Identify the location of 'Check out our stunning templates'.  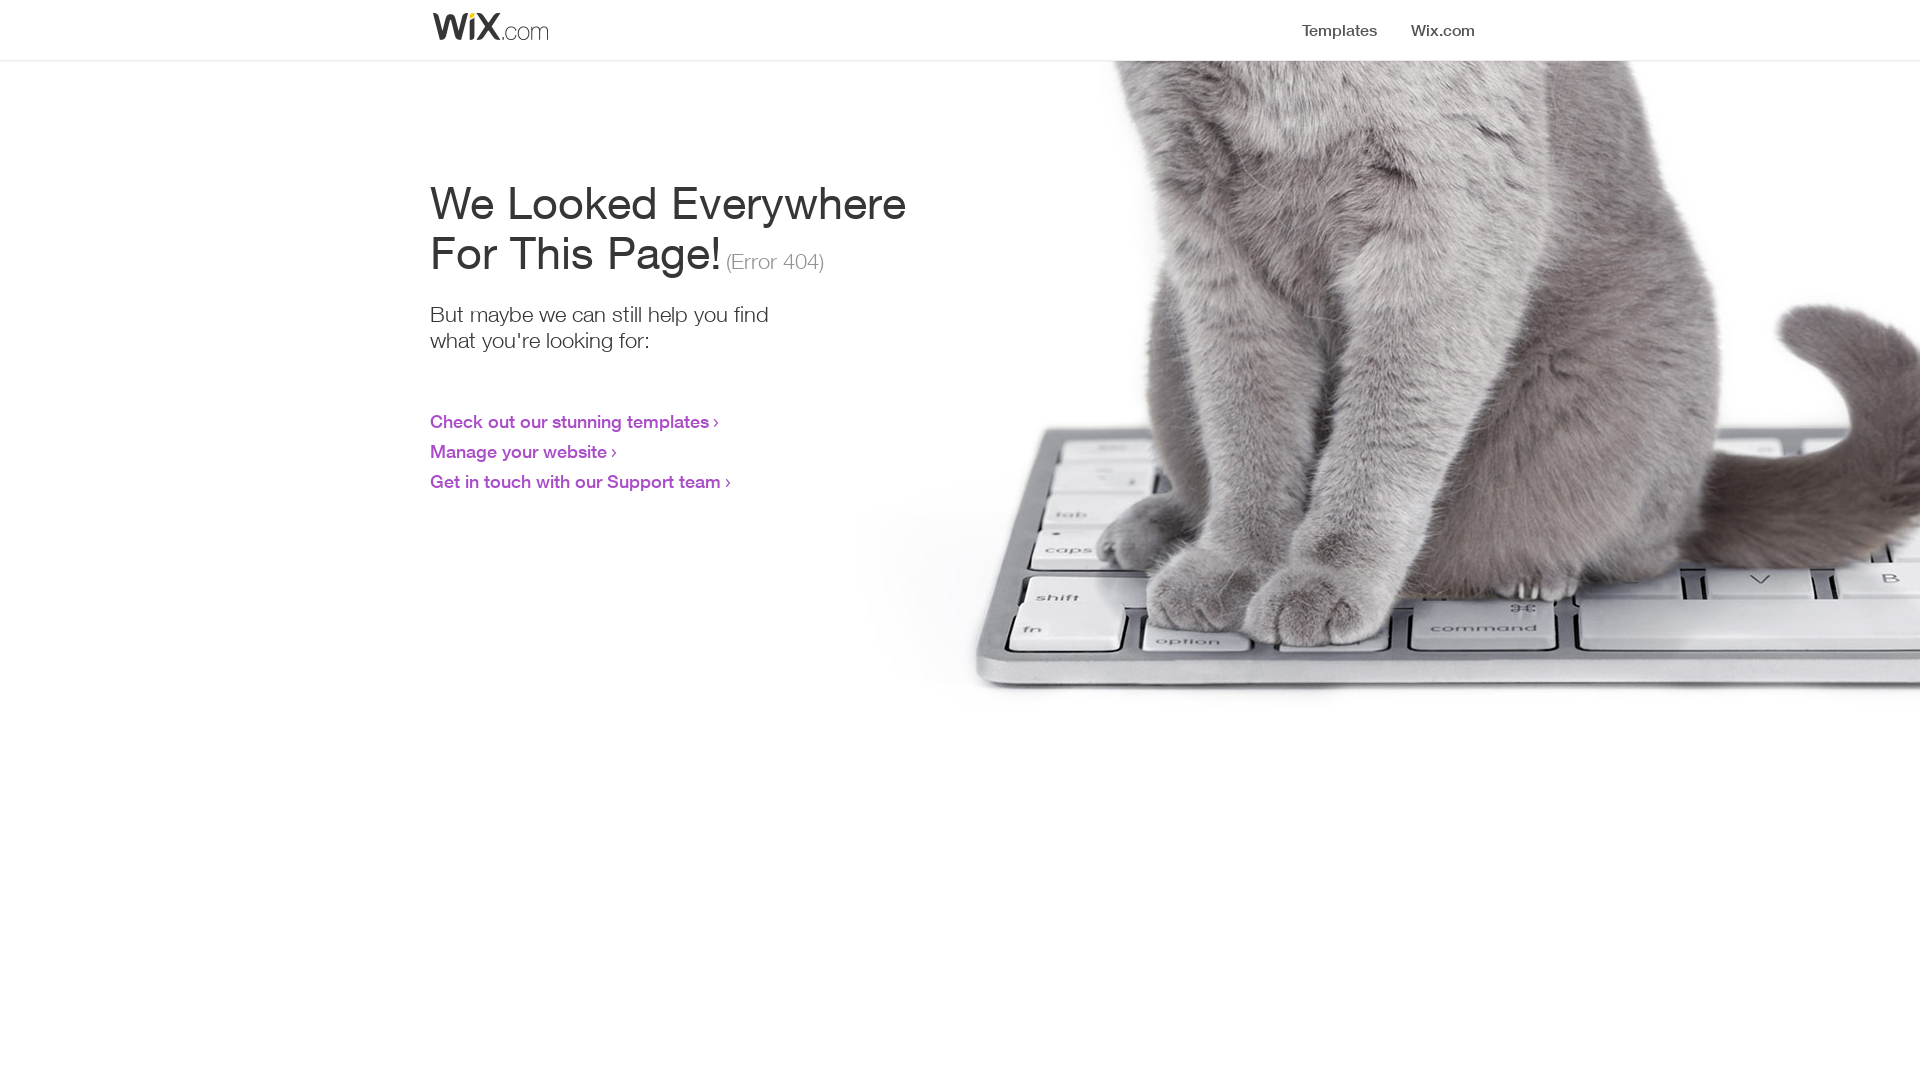
(568, 419).